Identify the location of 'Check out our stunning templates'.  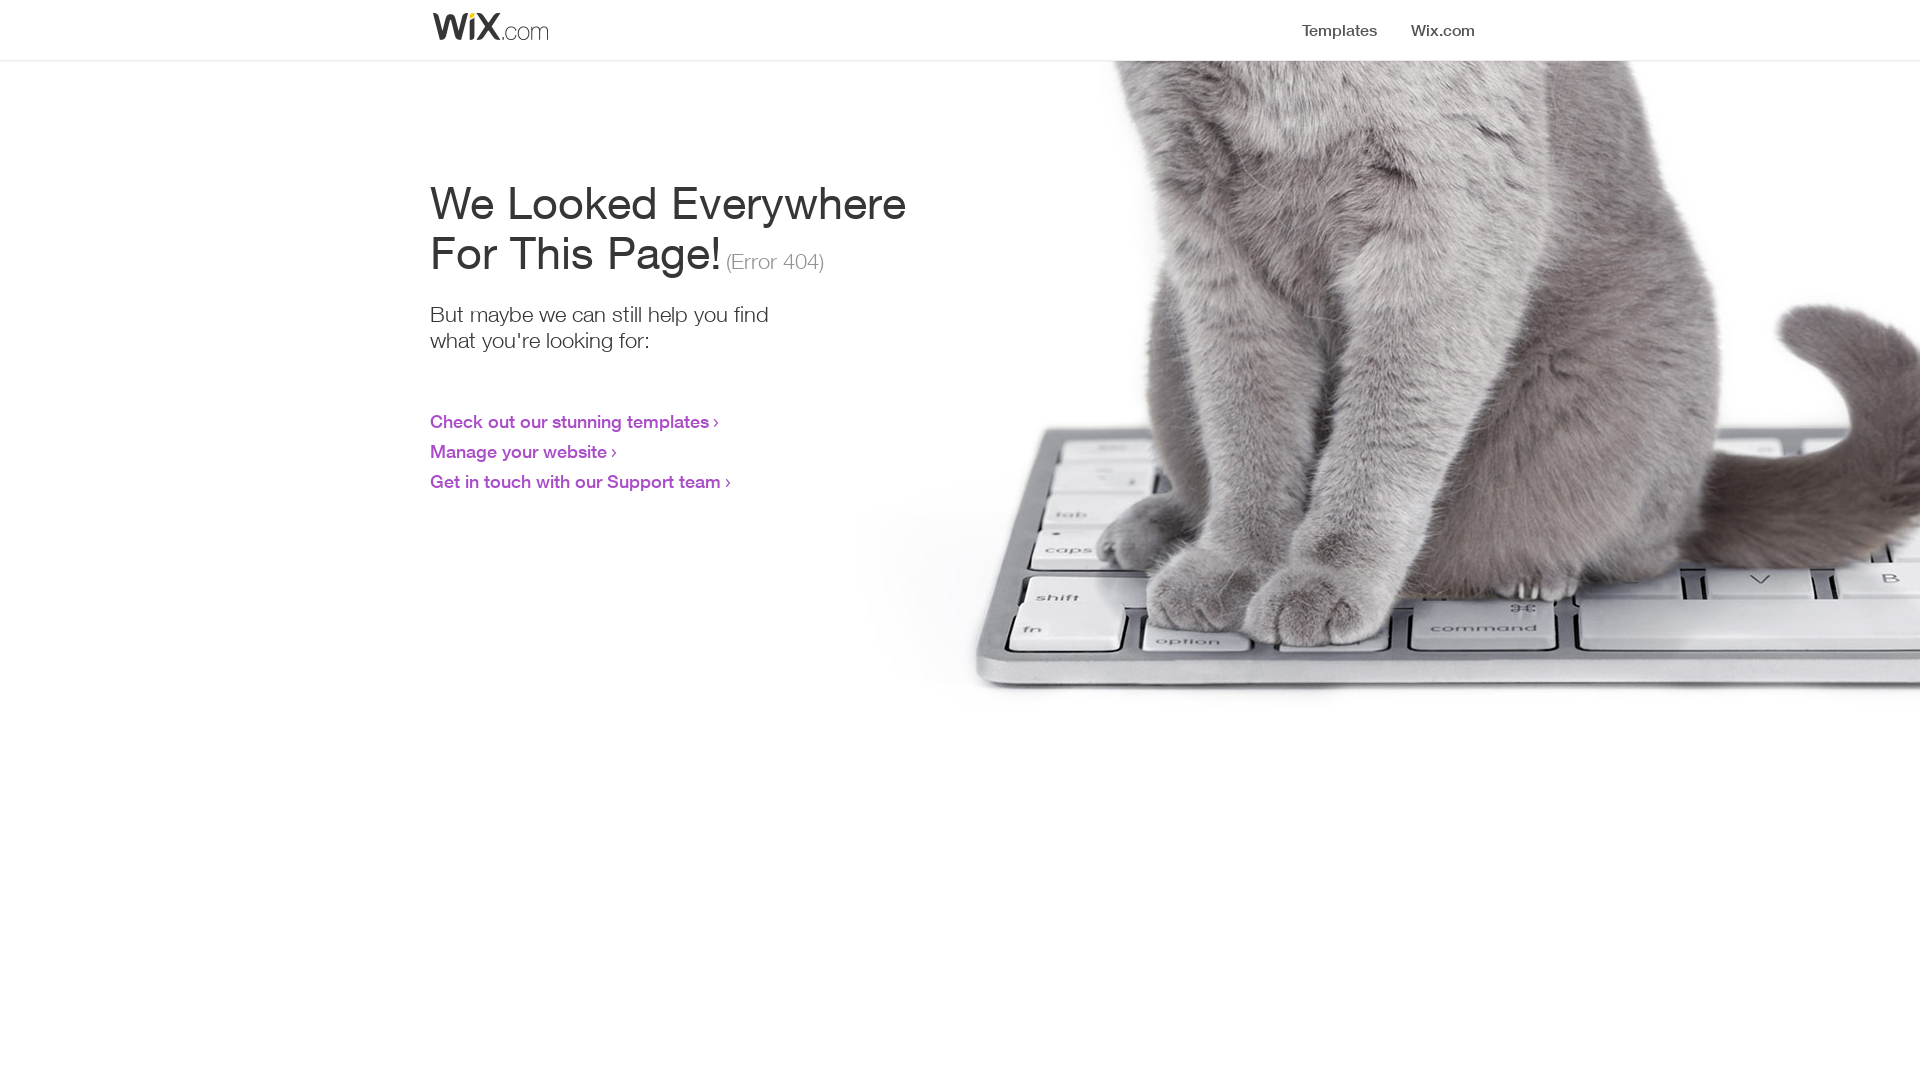
(568, 419).